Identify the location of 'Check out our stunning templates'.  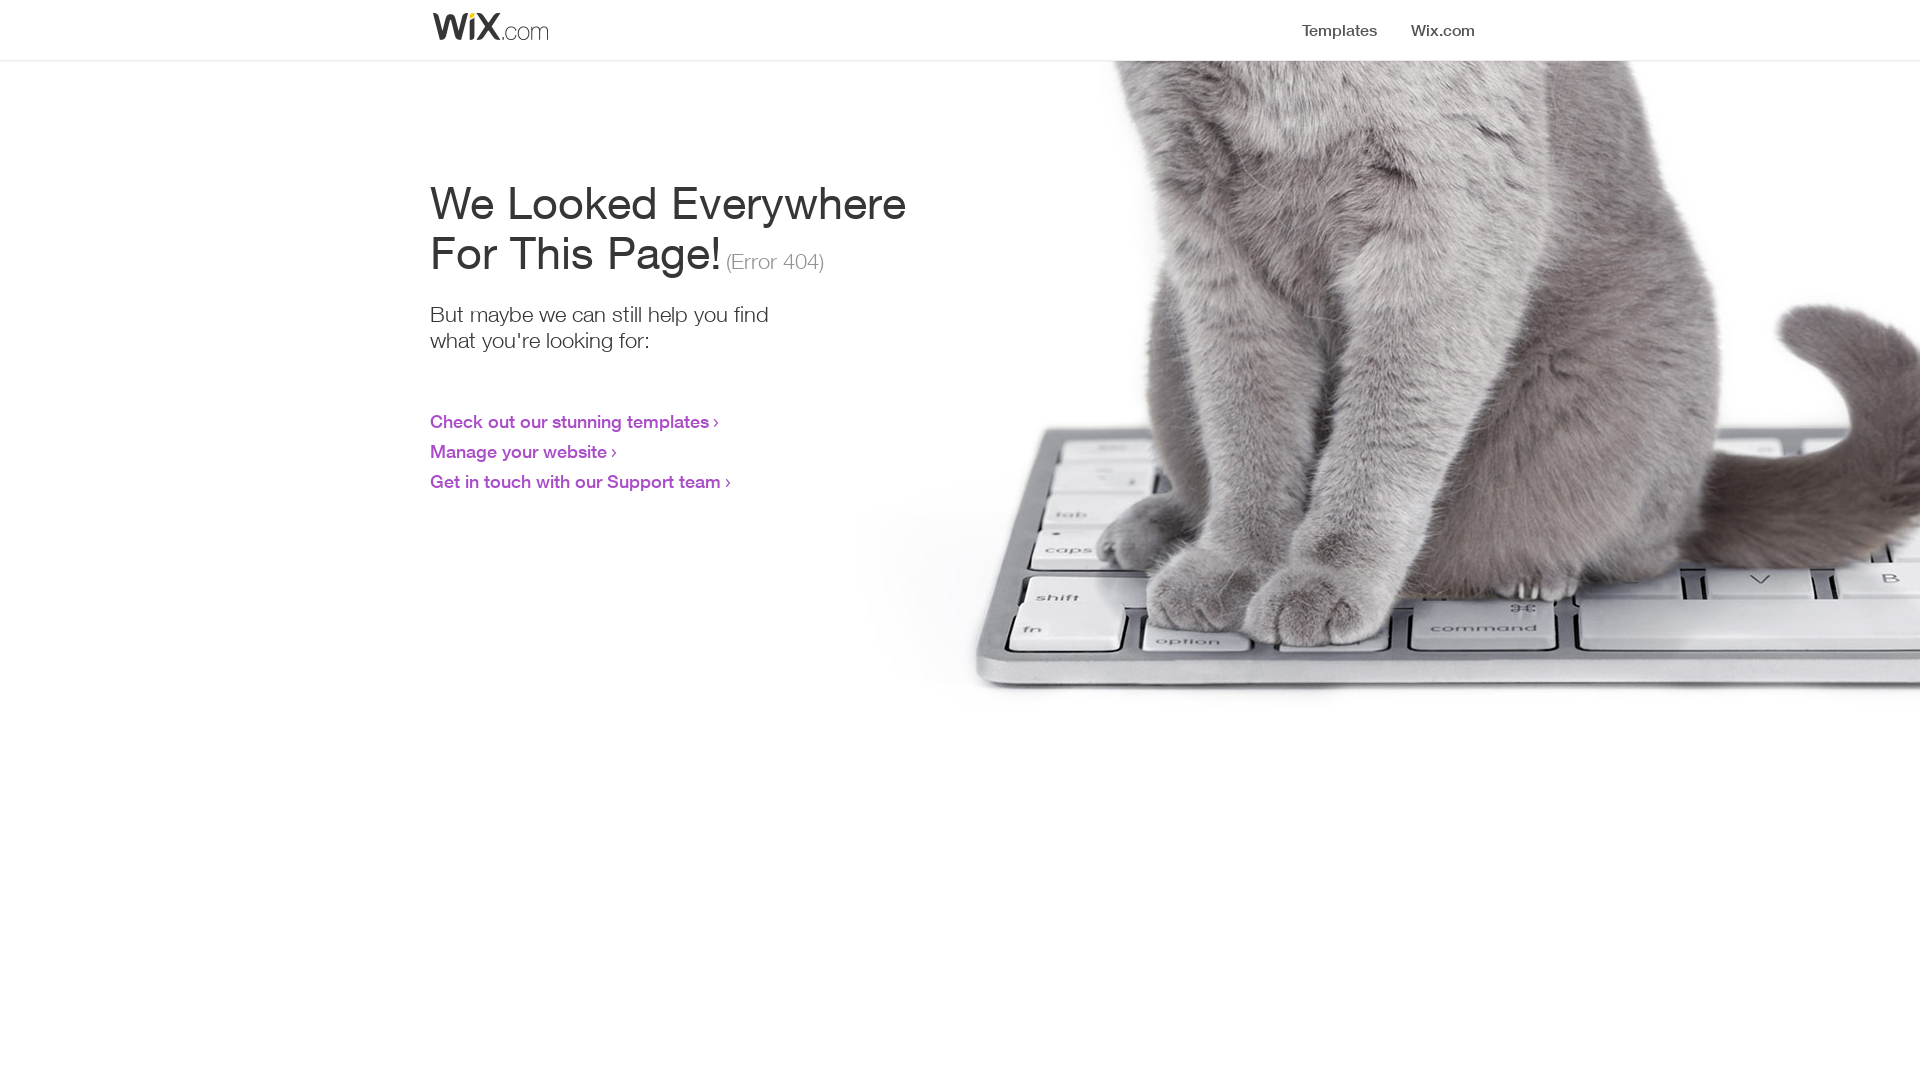
(568, 419).